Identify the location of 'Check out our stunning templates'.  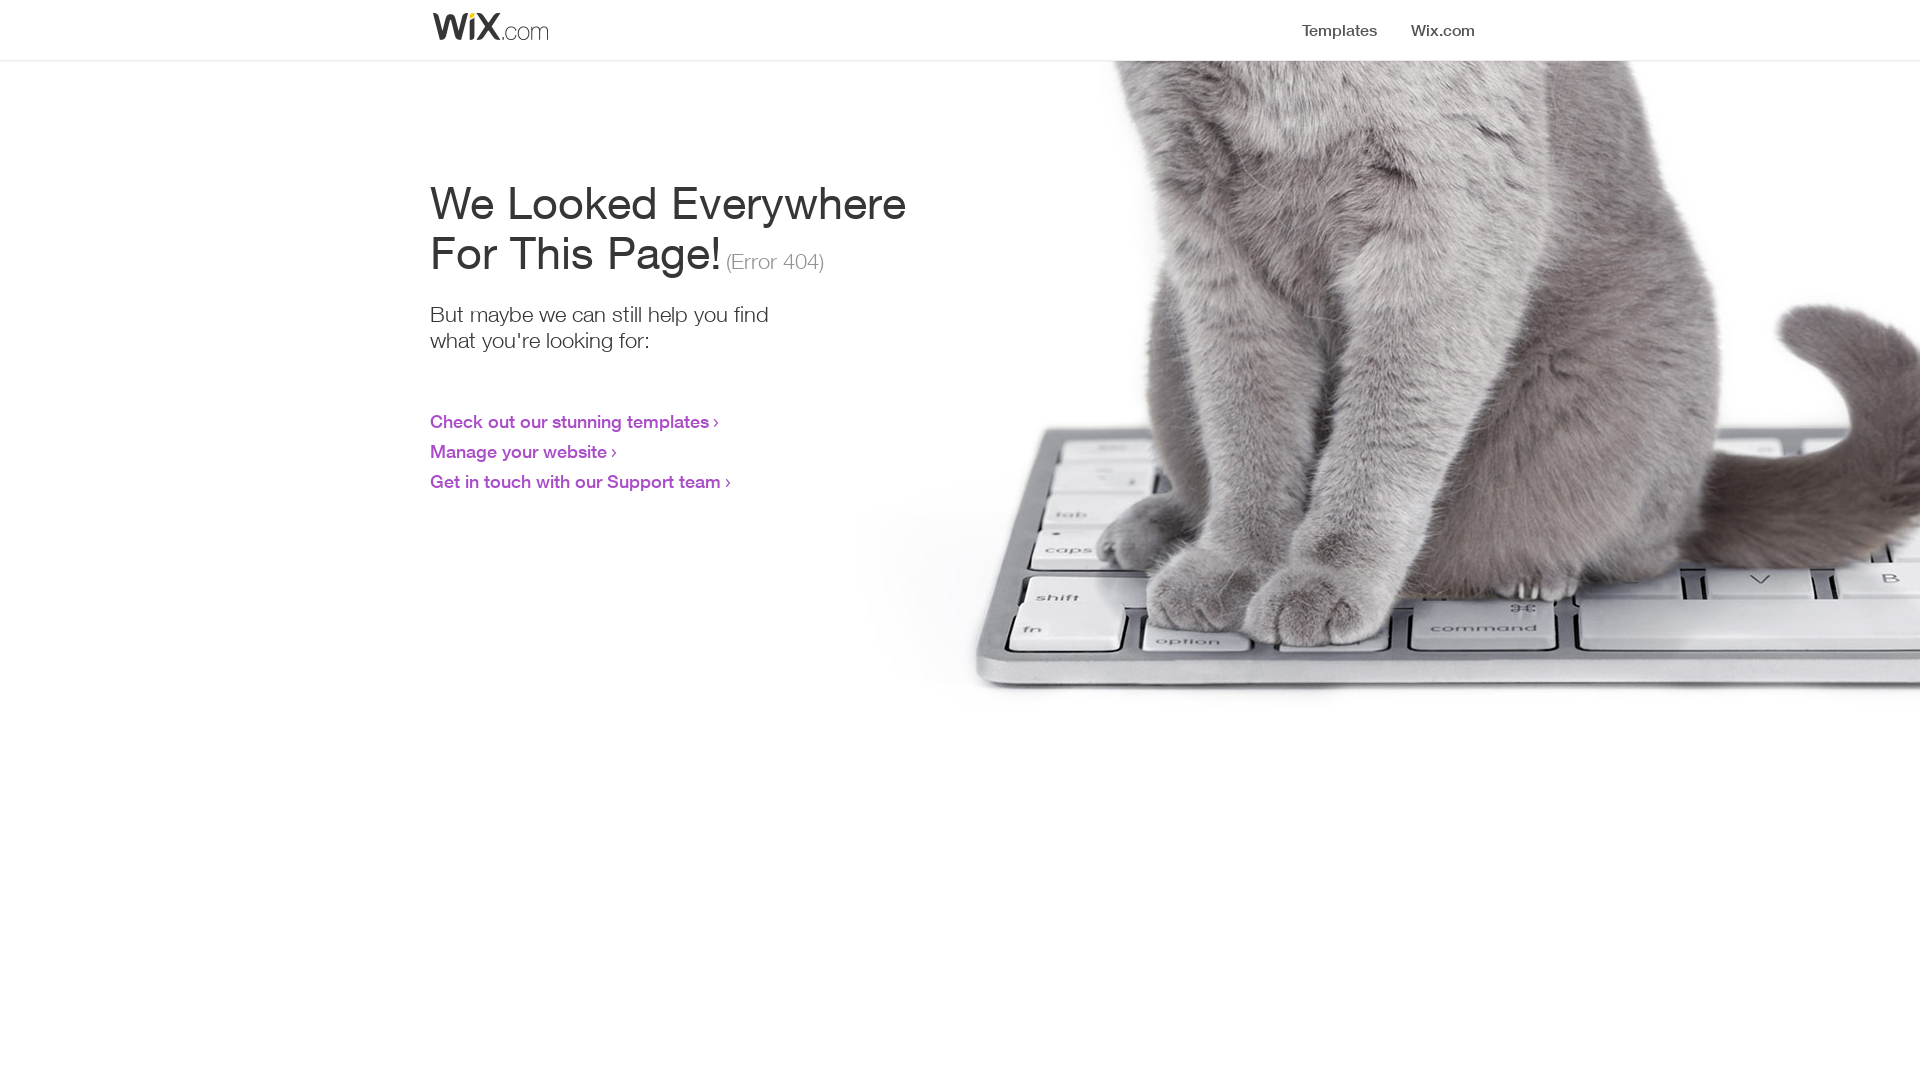
(568, 419).